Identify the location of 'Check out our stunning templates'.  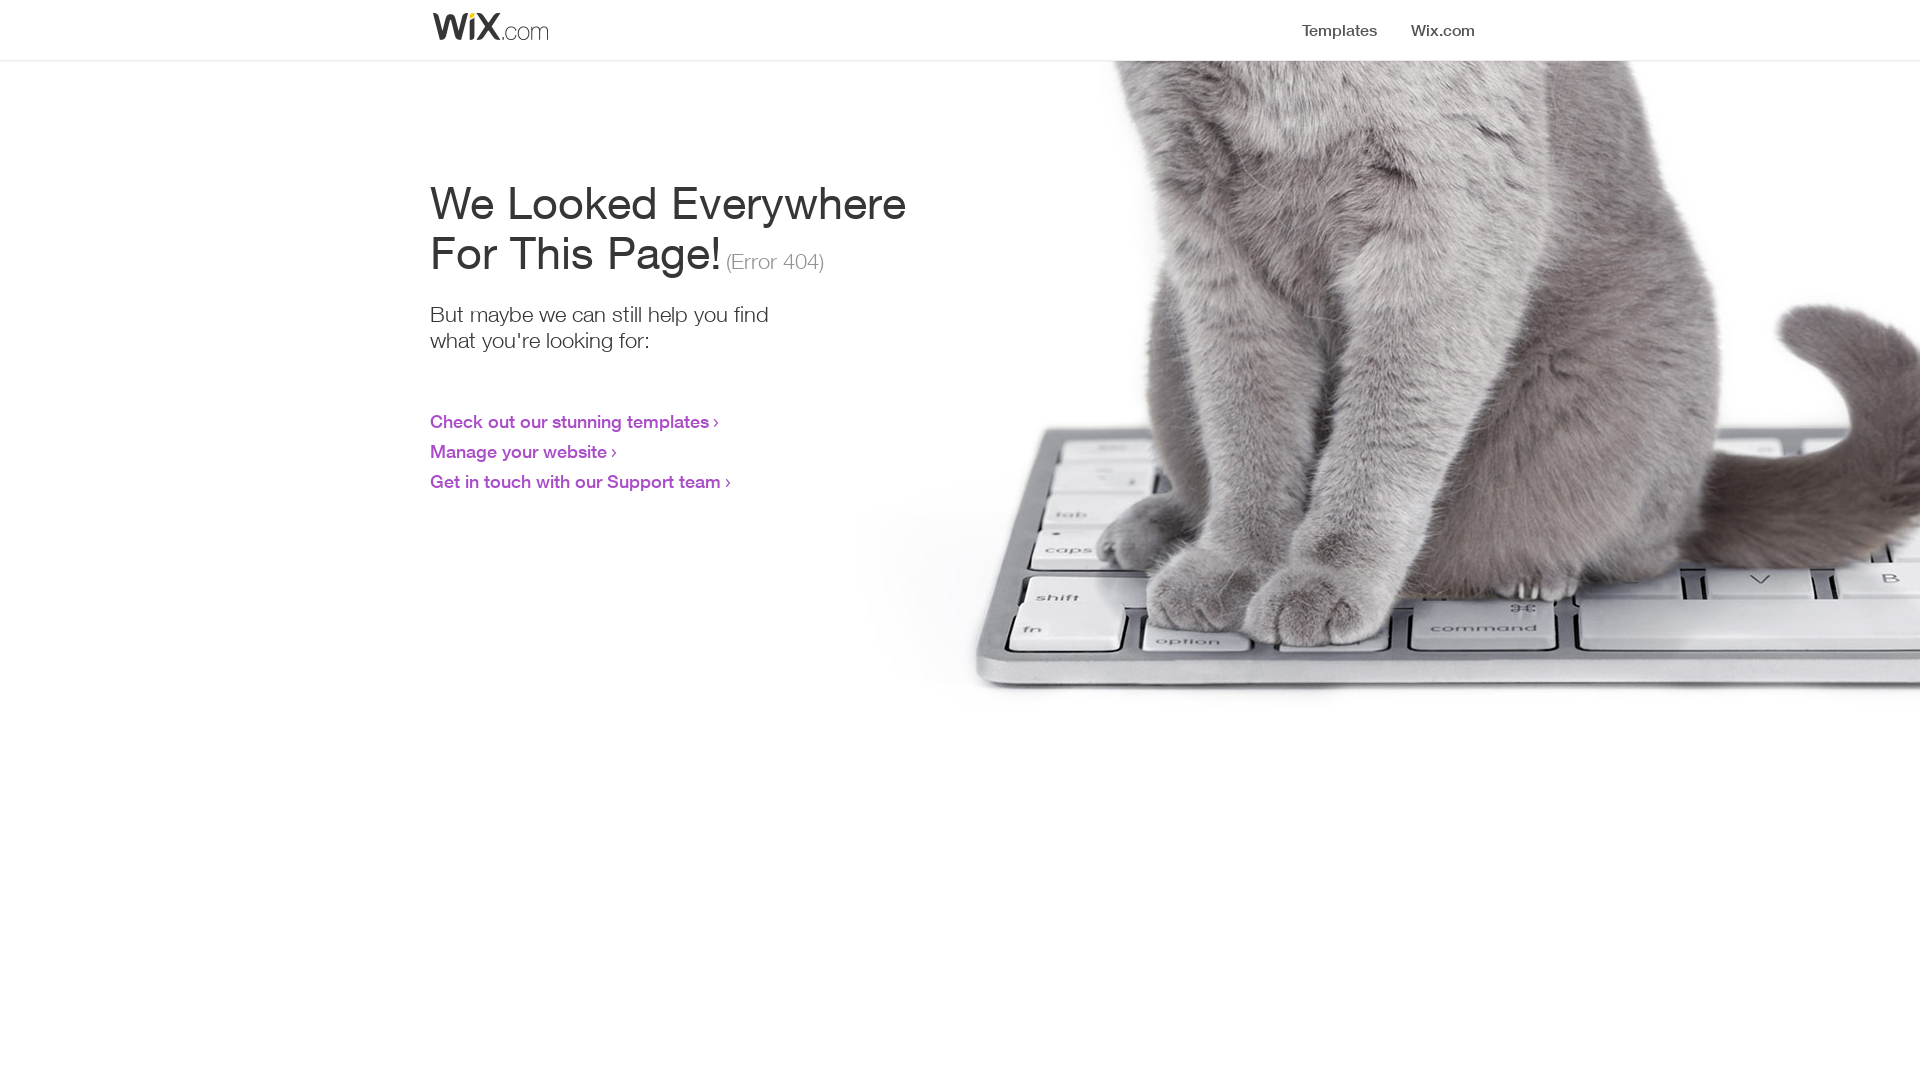
(568, 419).